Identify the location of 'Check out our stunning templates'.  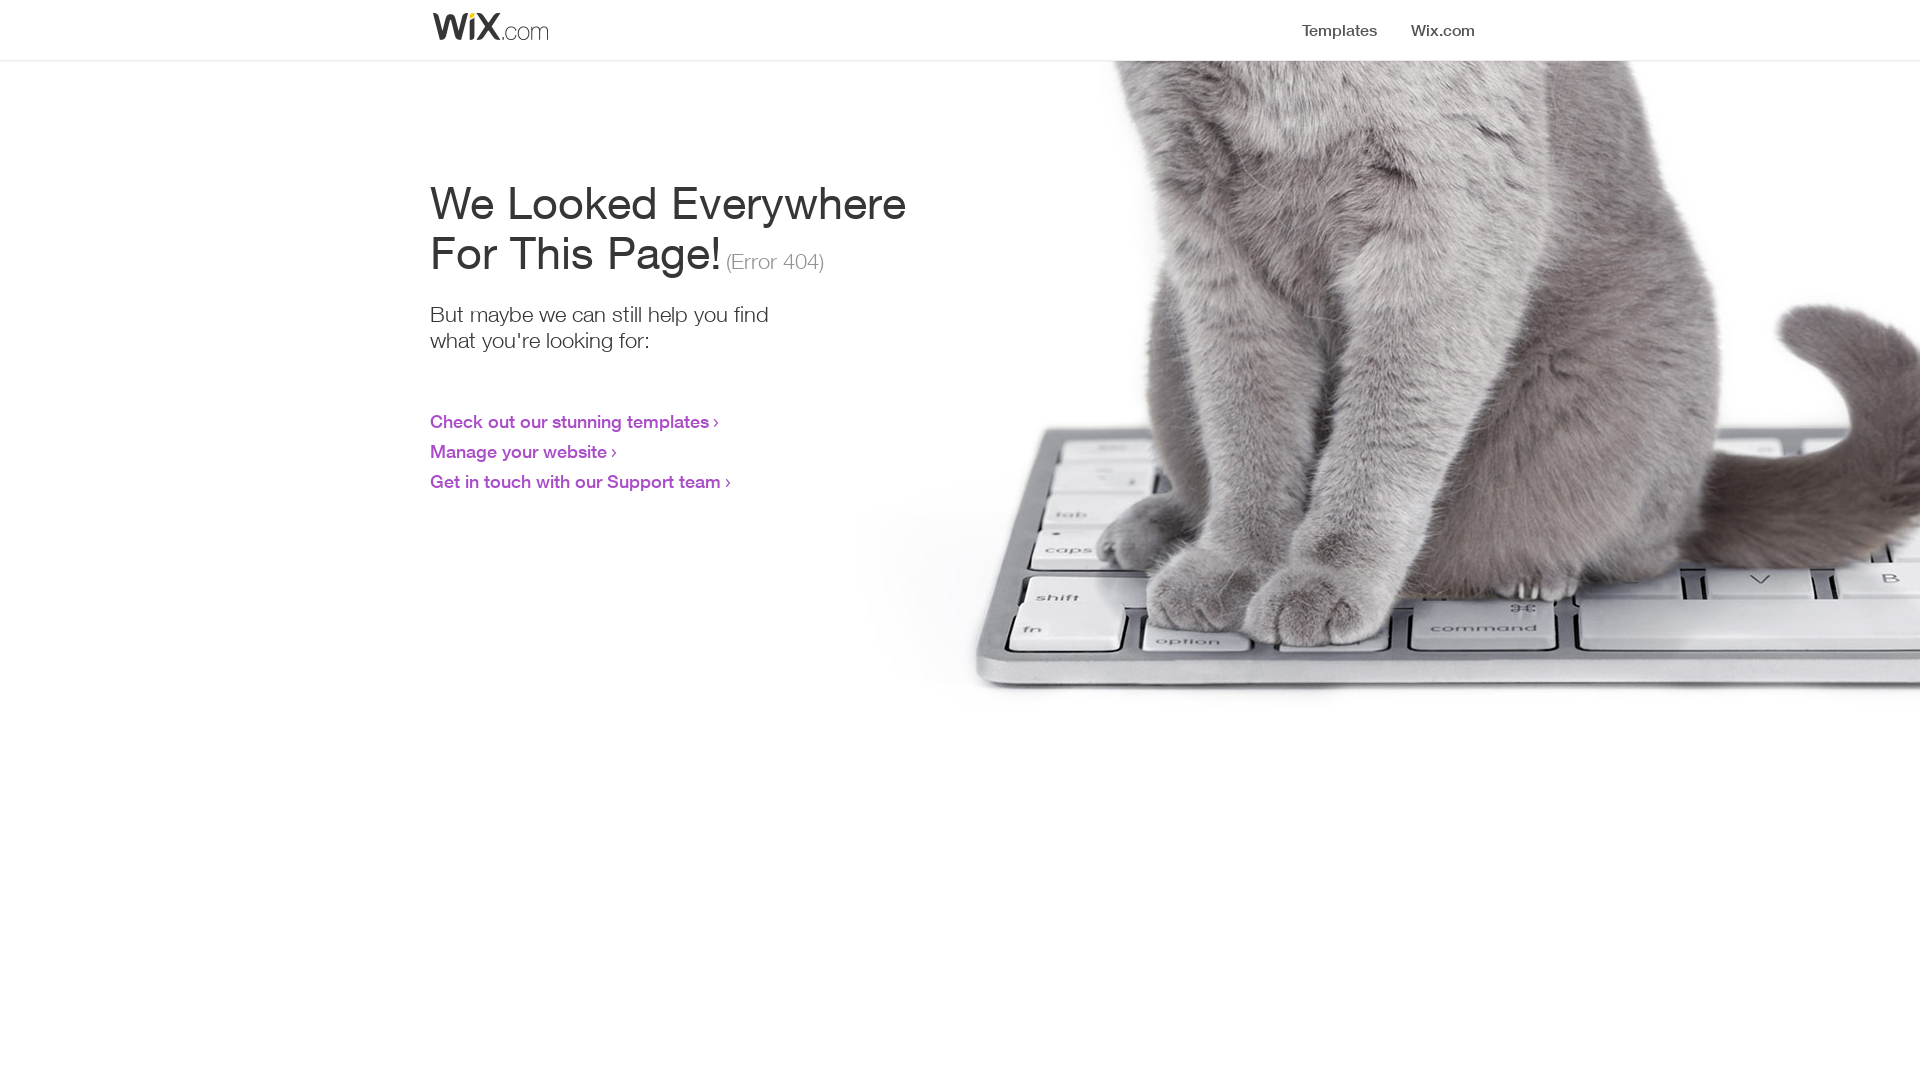
(568, 419).